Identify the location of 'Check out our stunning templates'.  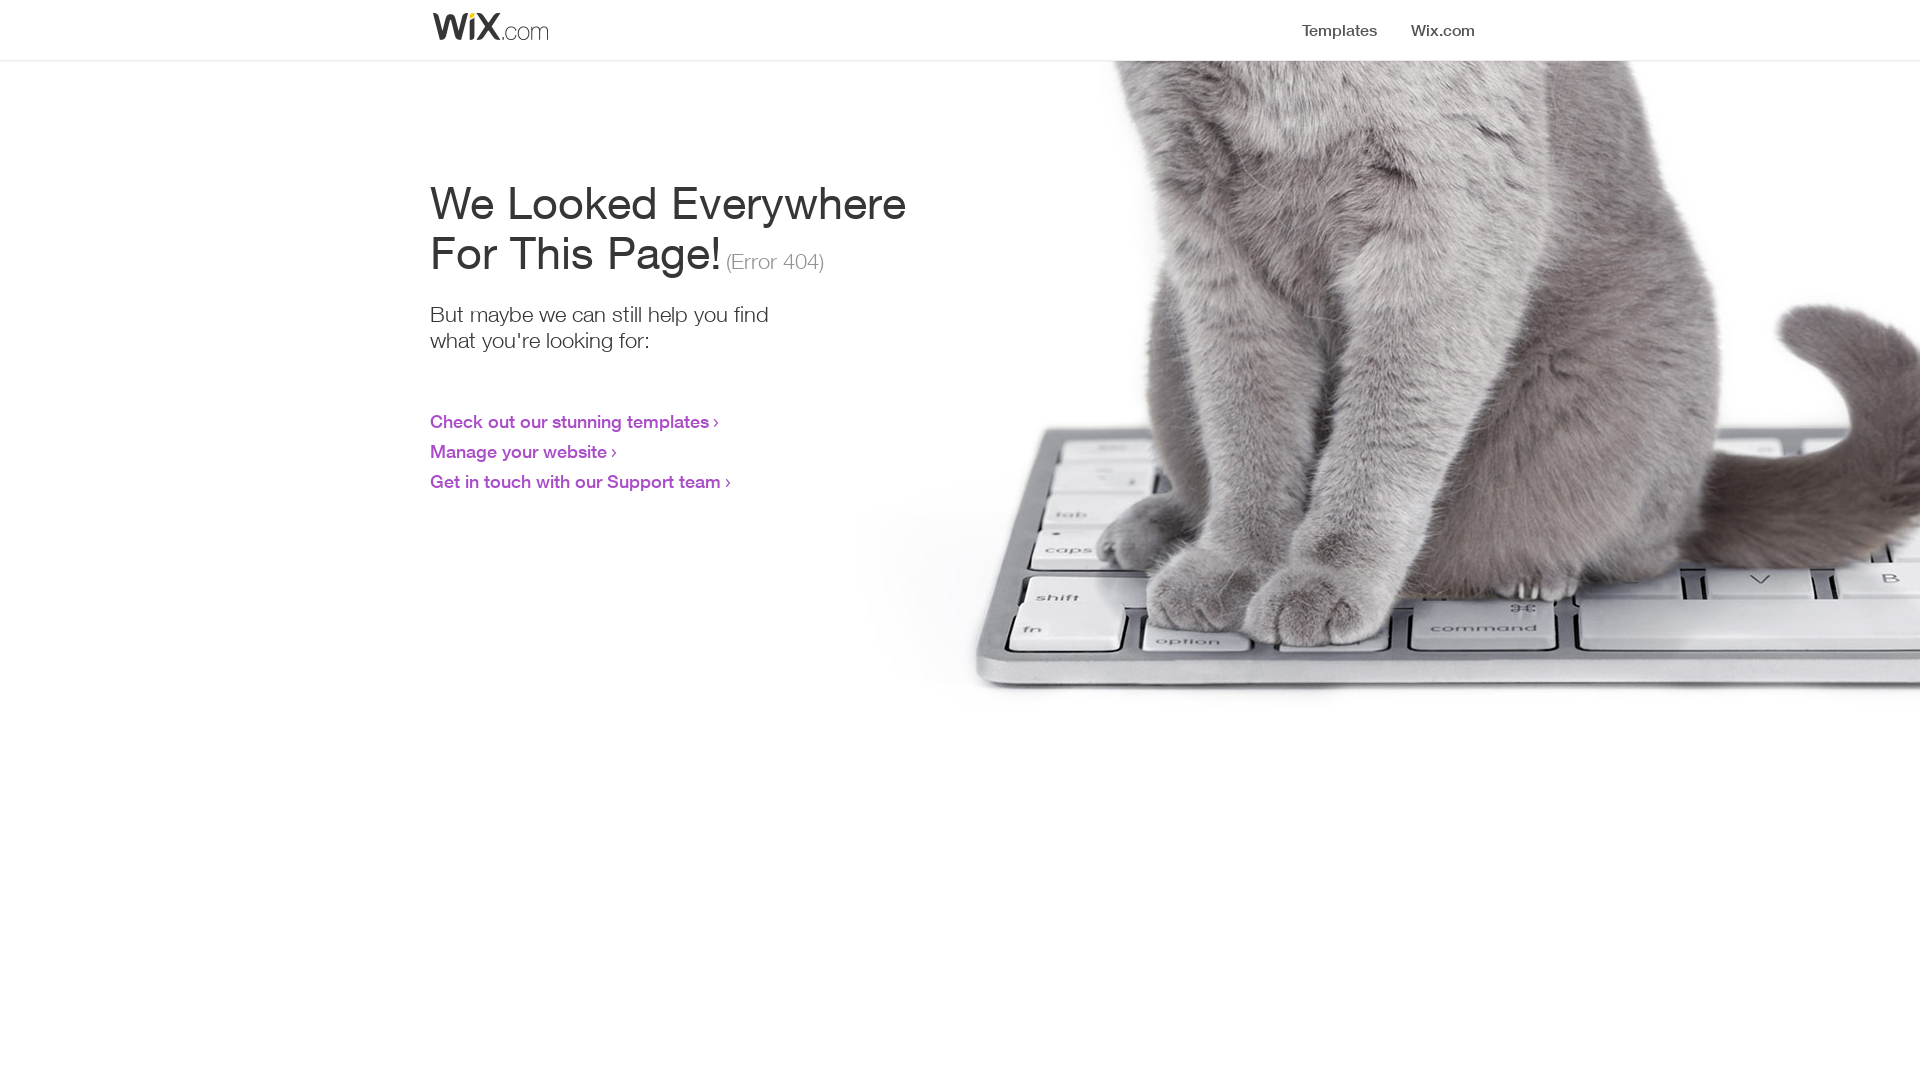
(568, 419).